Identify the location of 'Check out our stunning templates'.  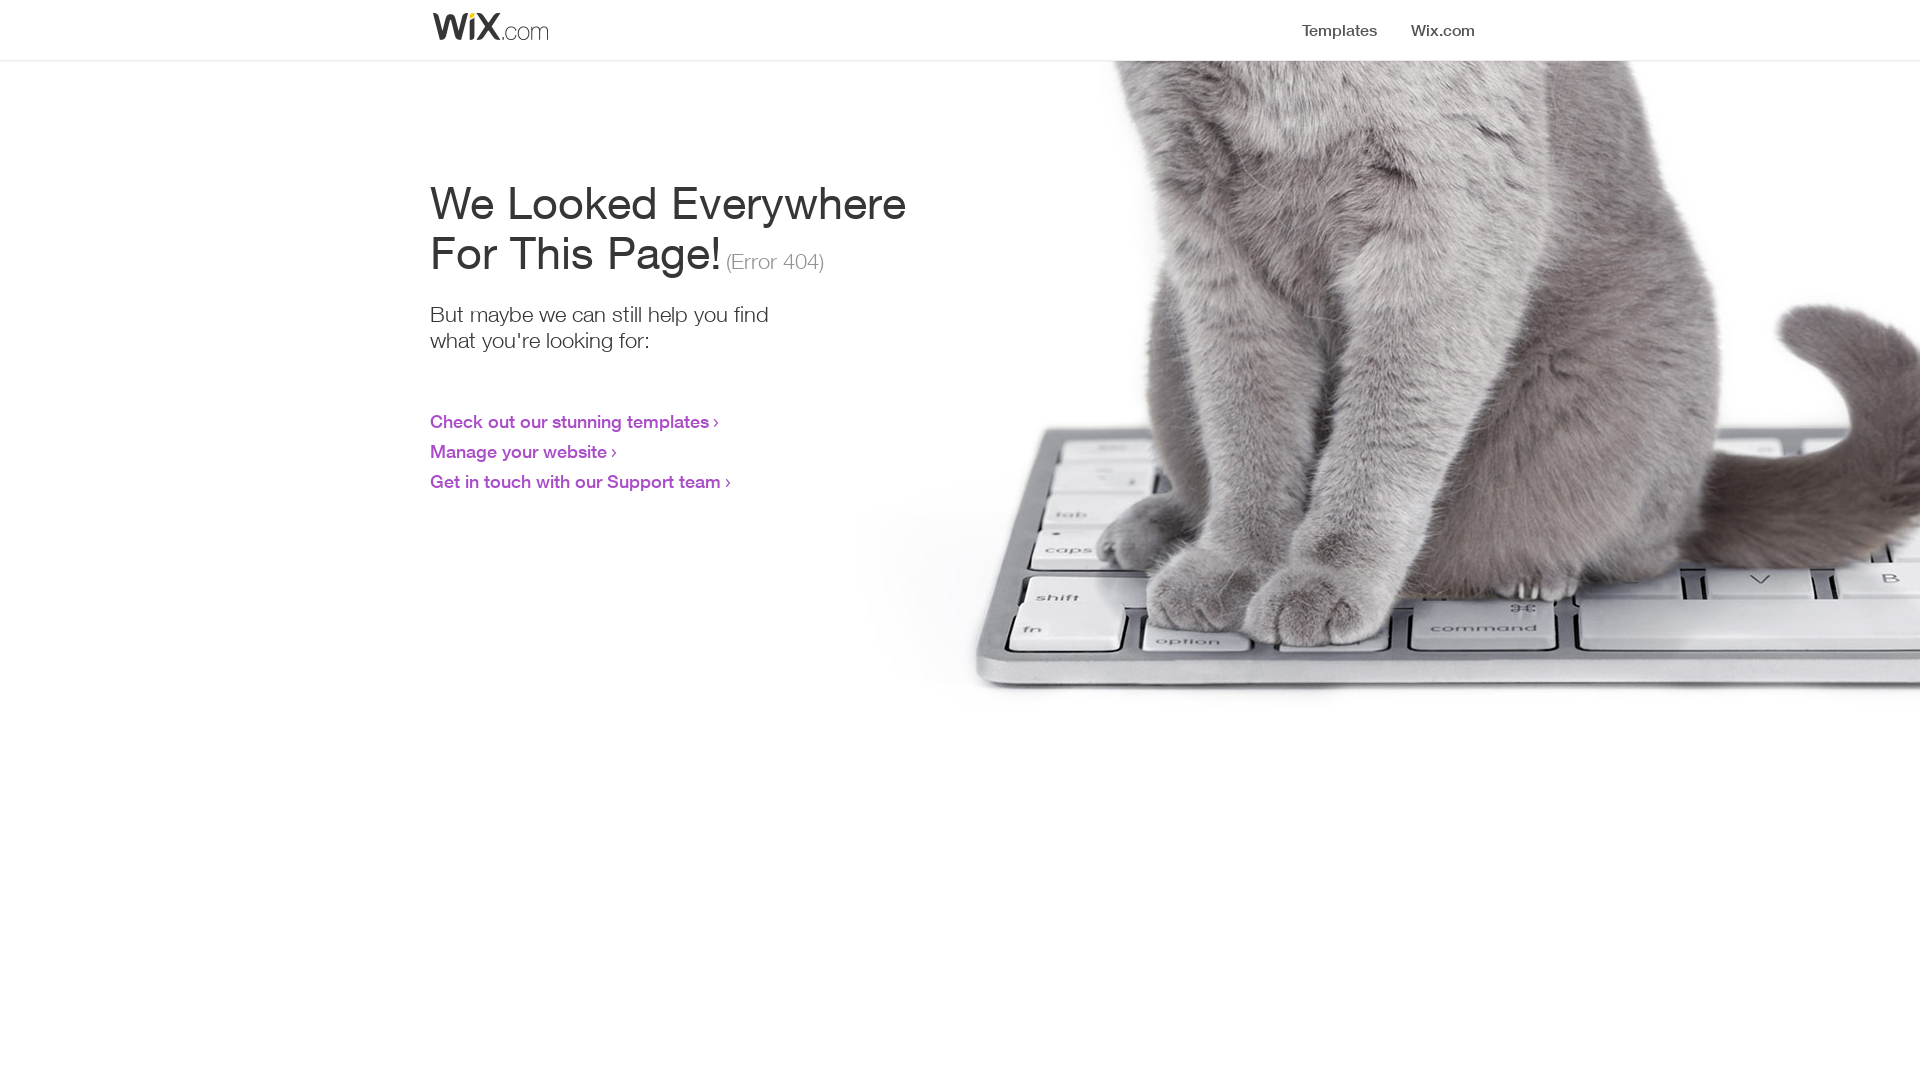
(568, 419).